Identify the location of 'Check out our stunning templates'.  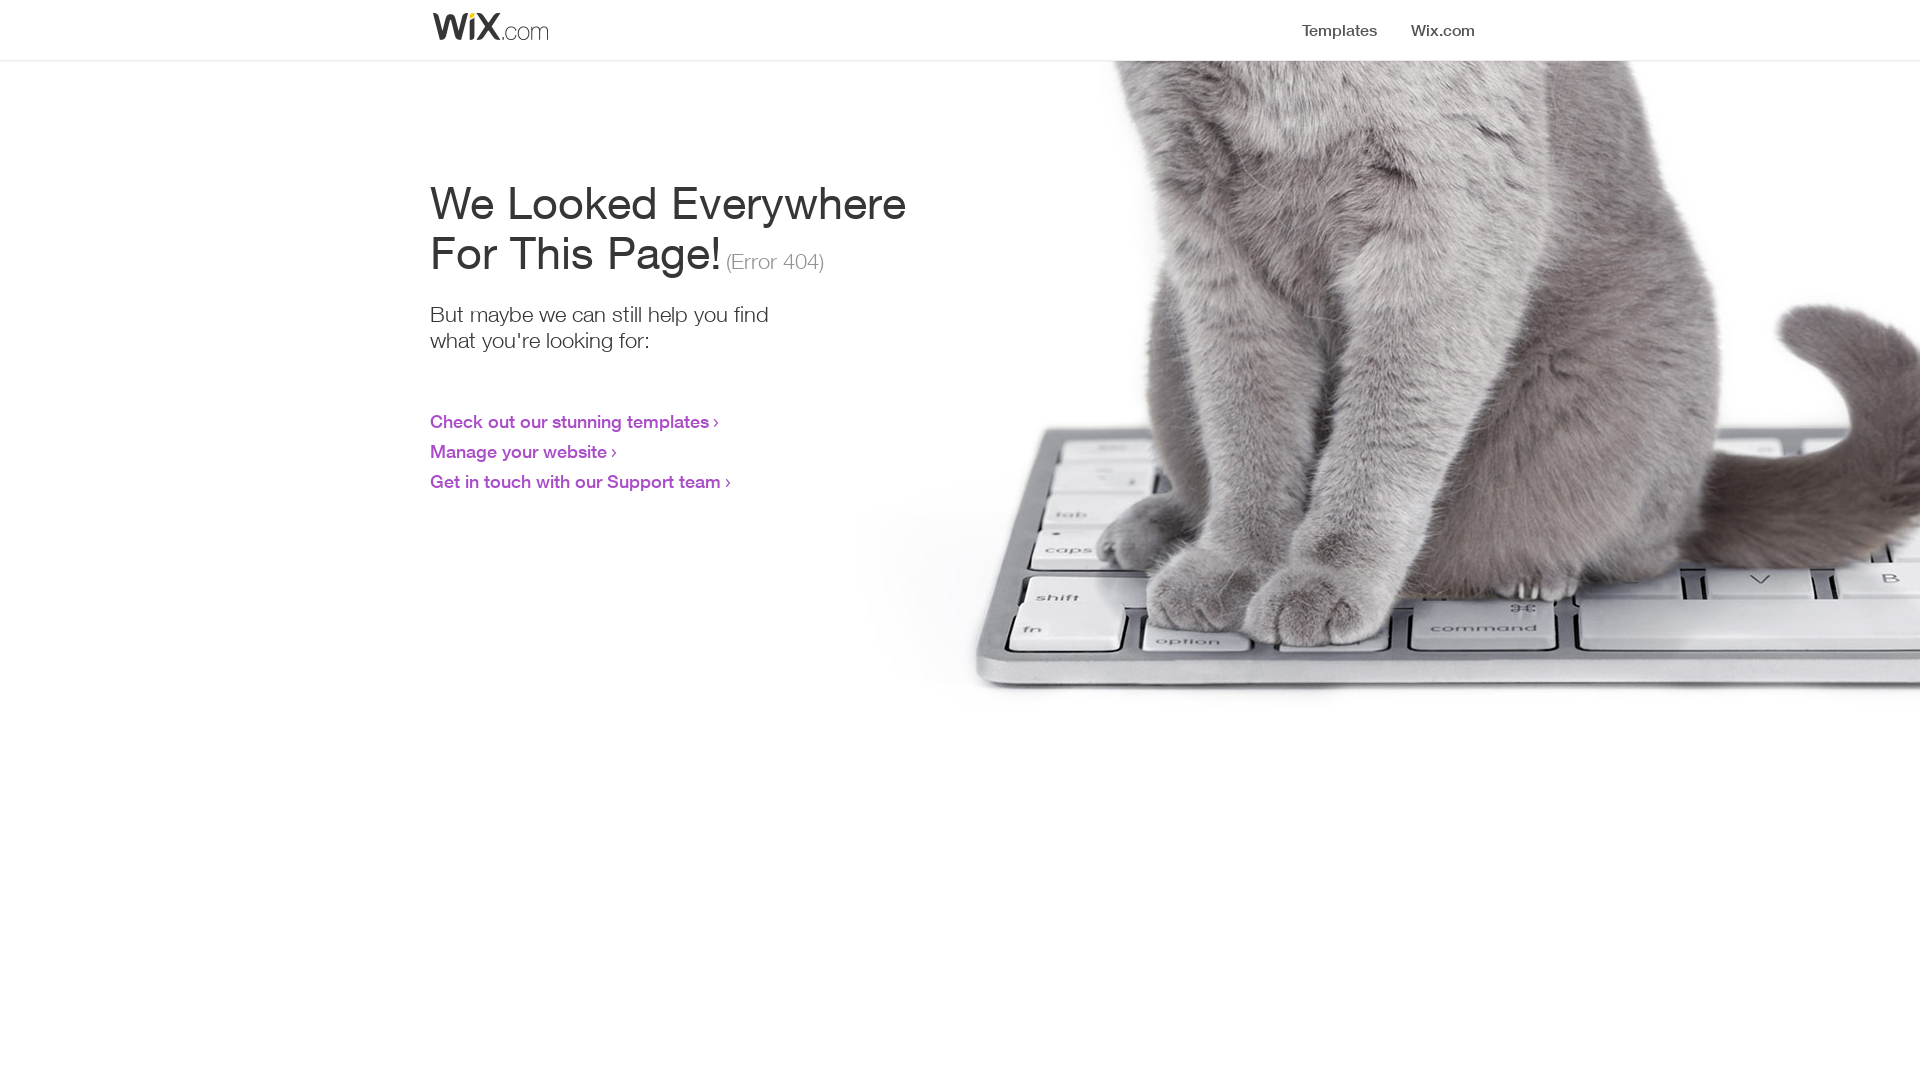
(568, 419).